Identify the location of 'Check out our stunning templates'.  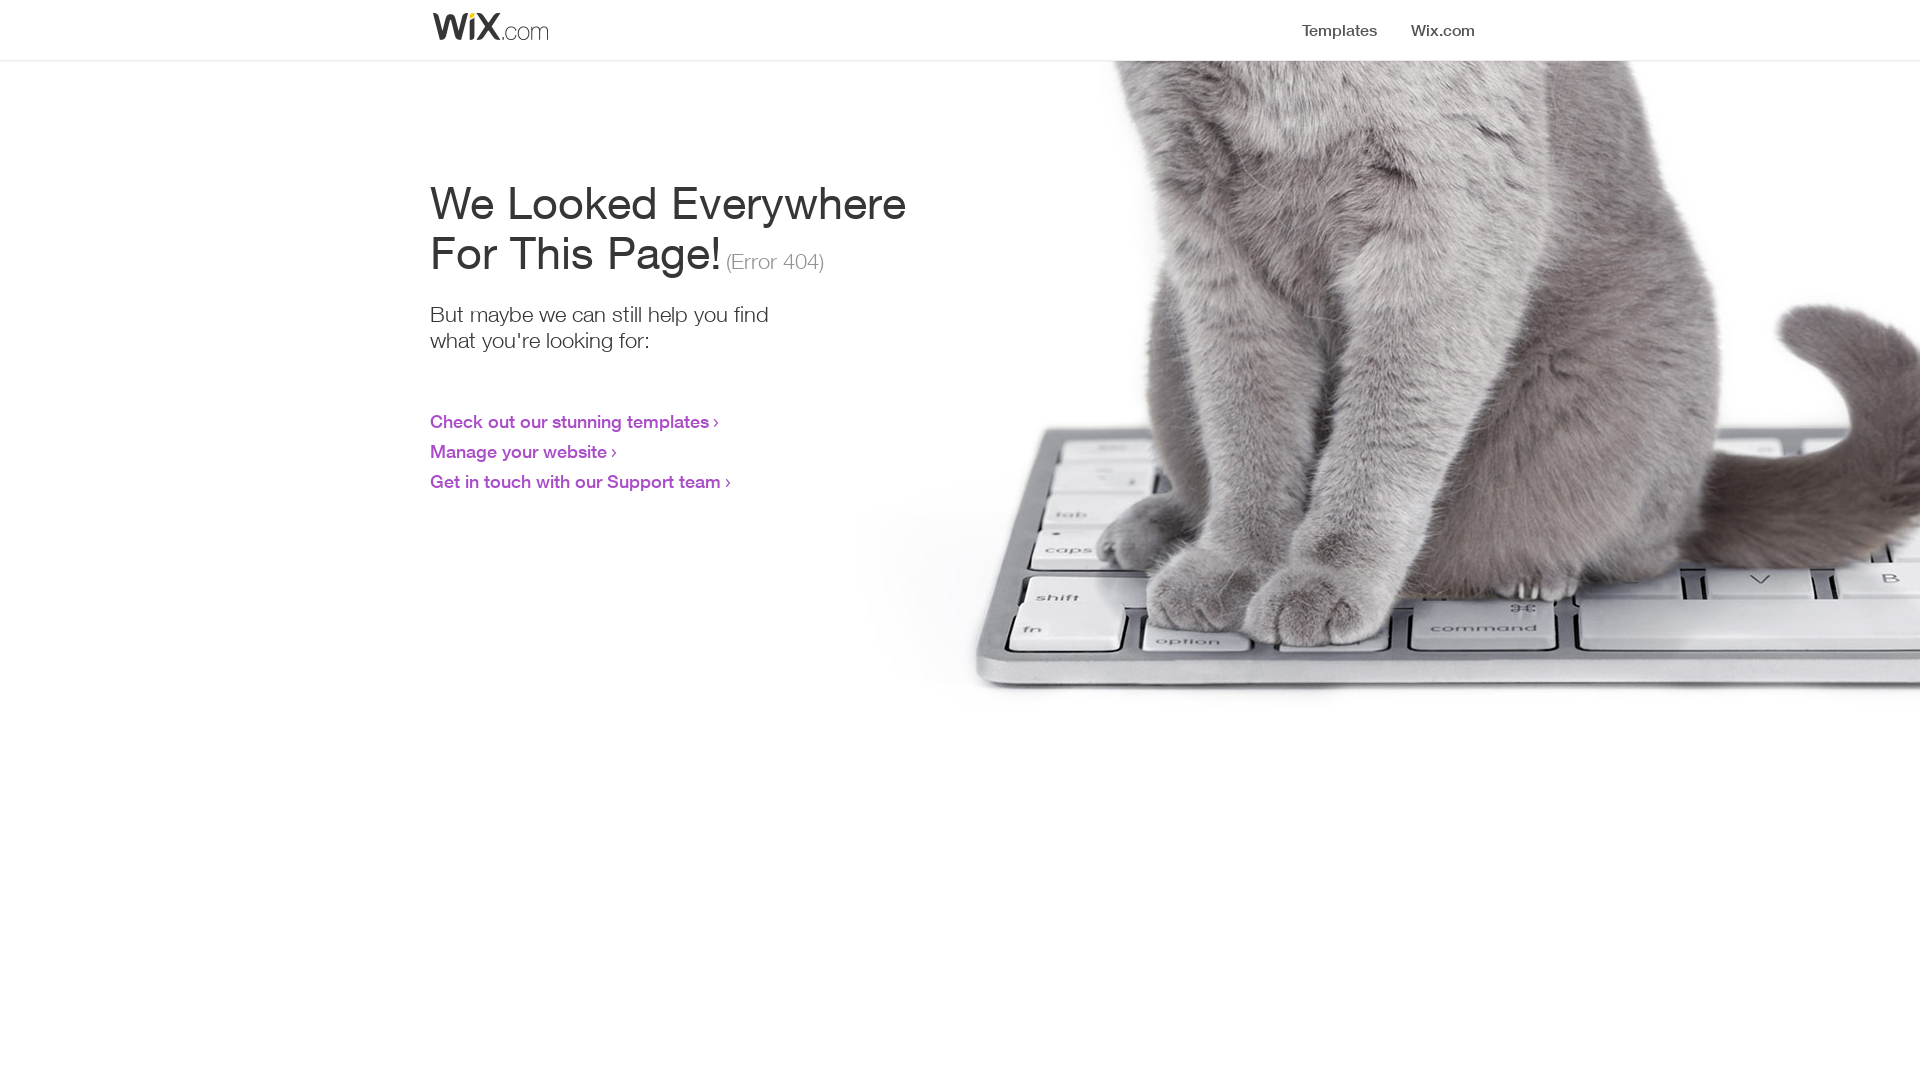
(568, 419).